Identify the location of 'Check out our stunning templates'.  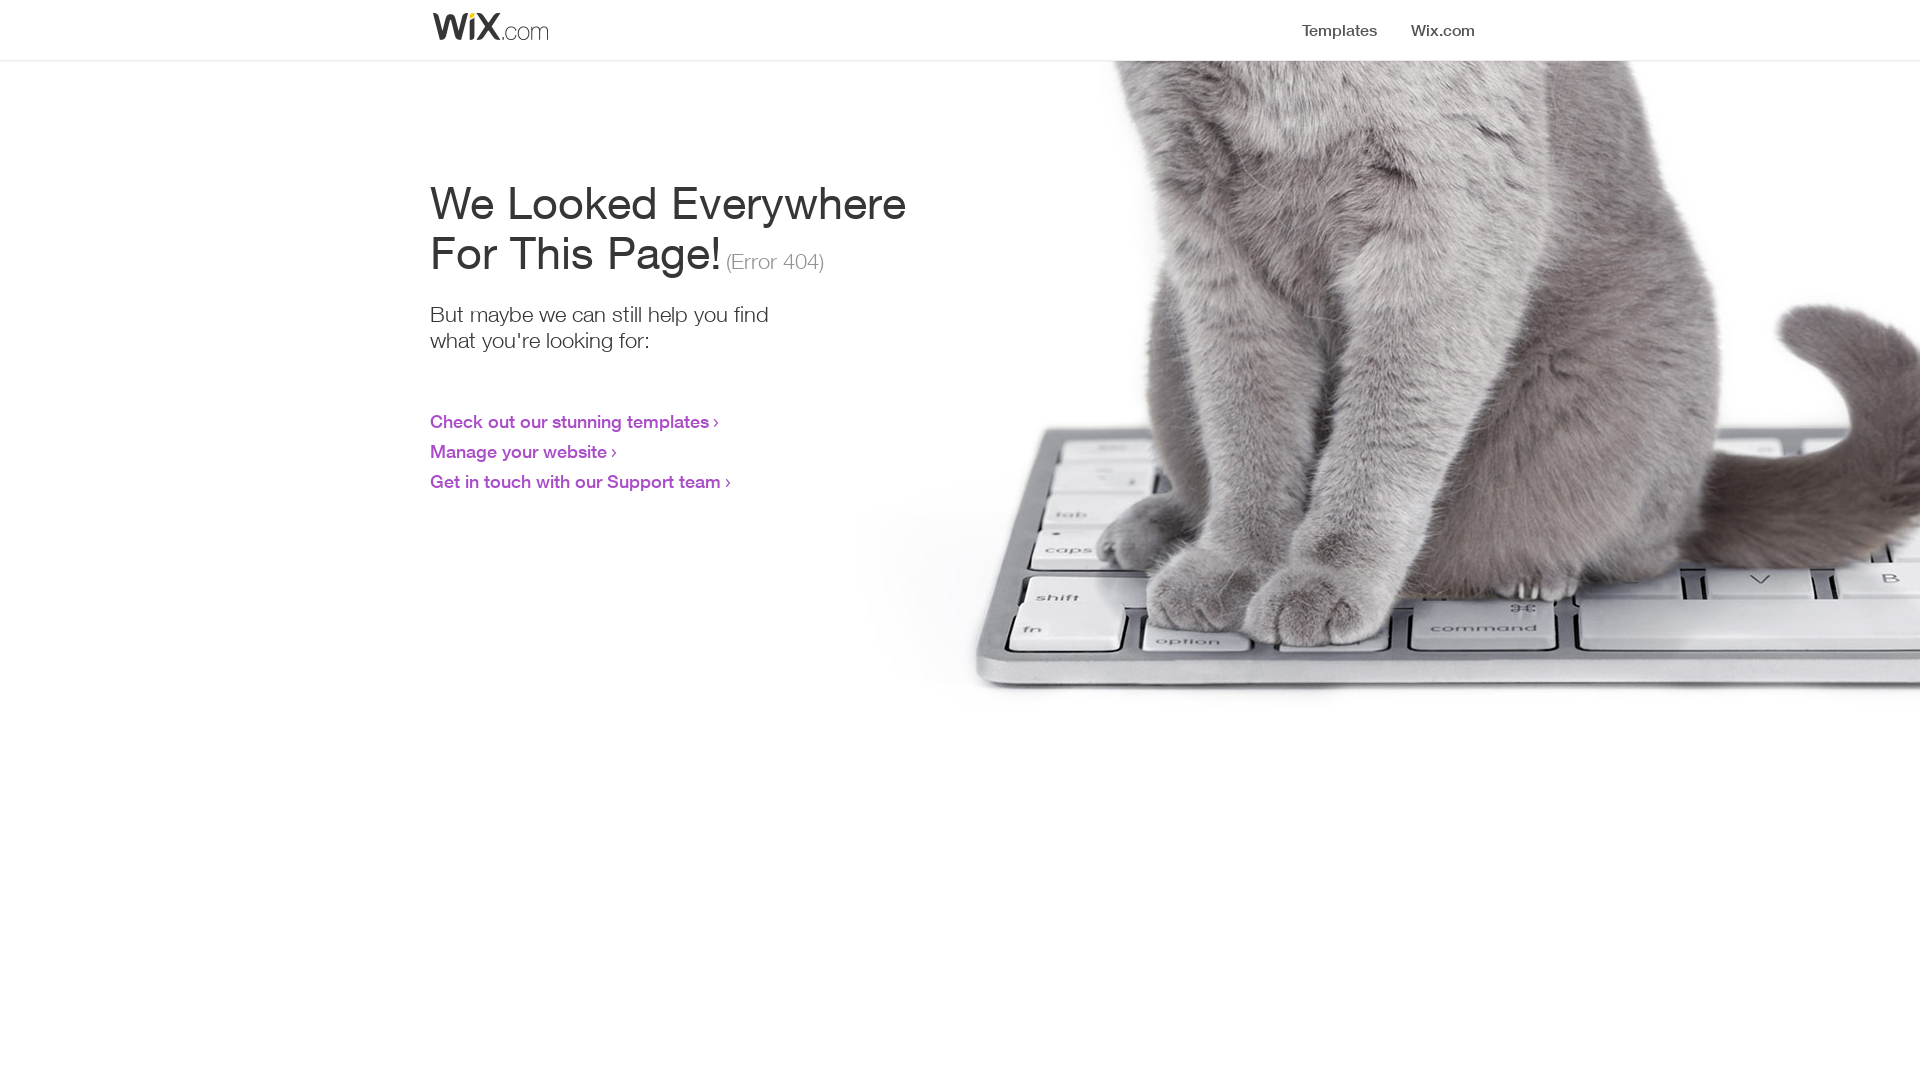
(568, 419).